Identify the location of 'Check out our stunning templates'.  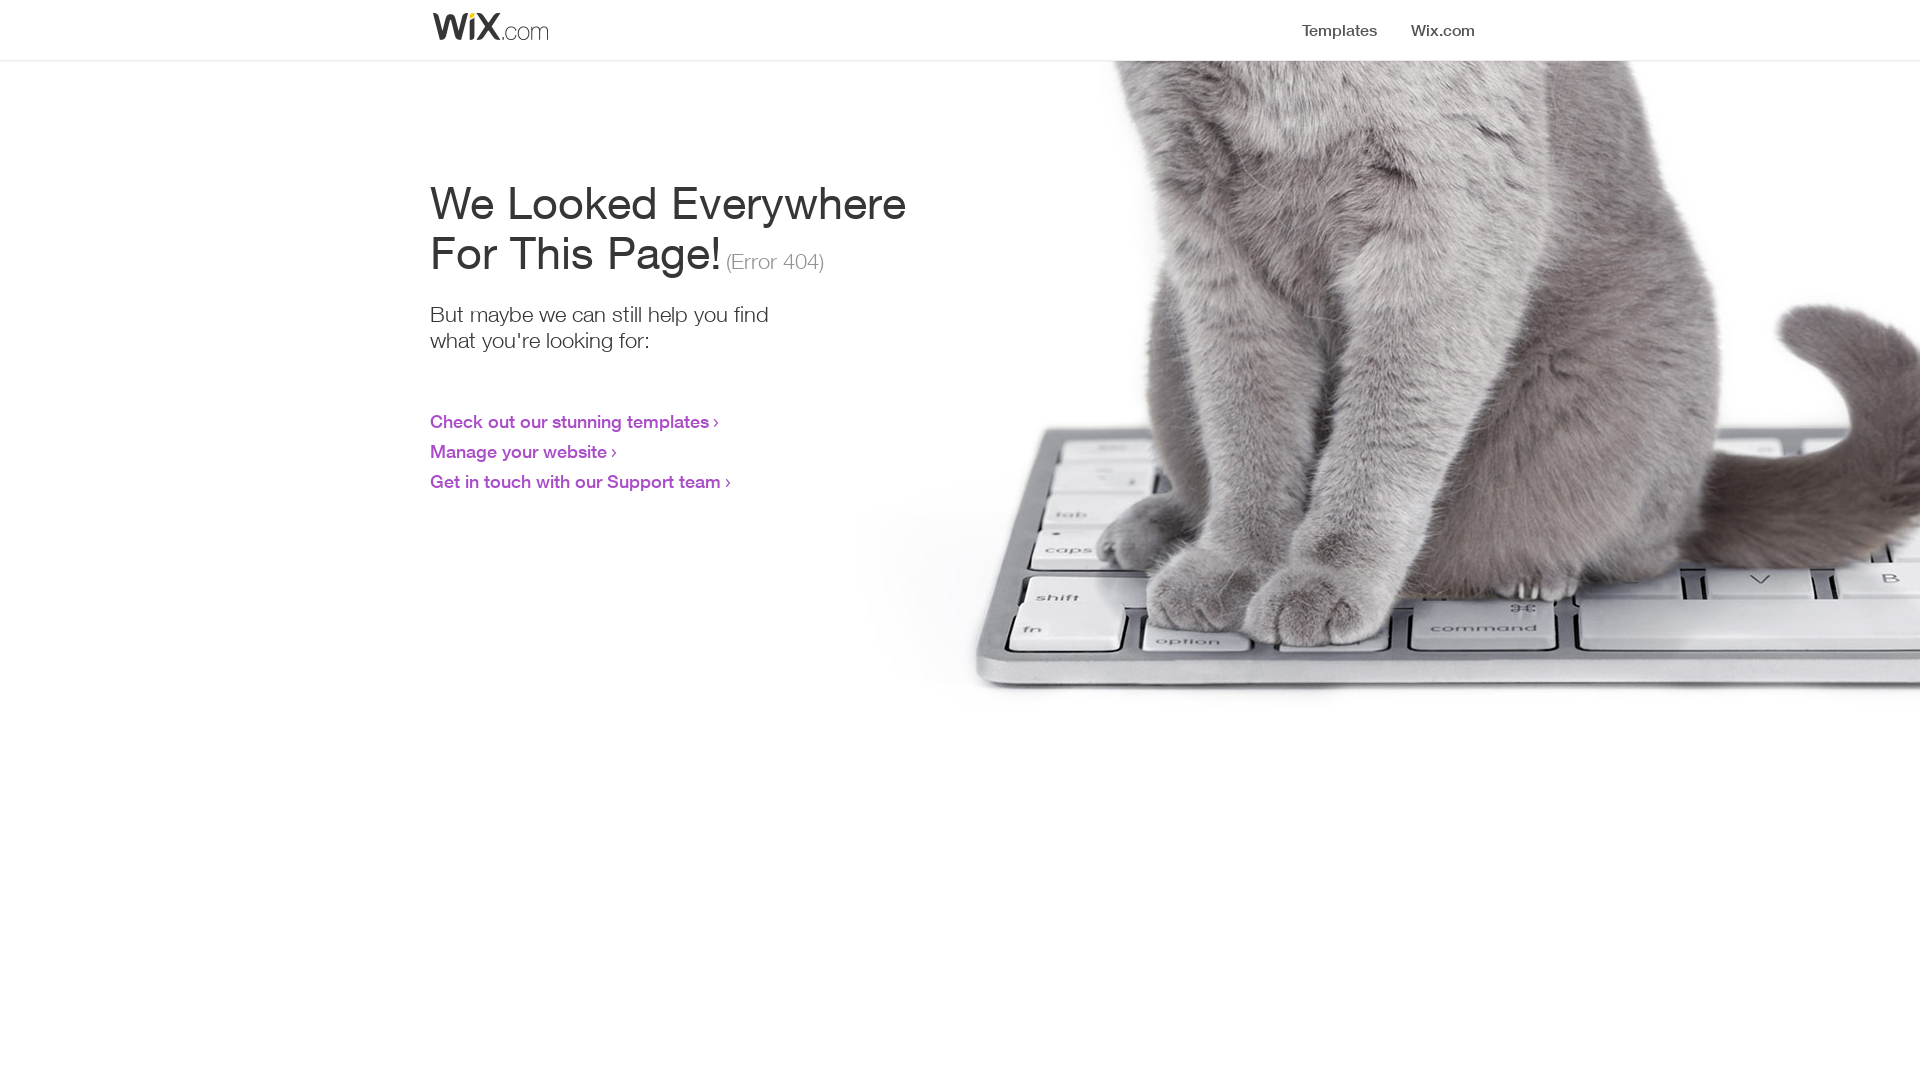
(568, 419).